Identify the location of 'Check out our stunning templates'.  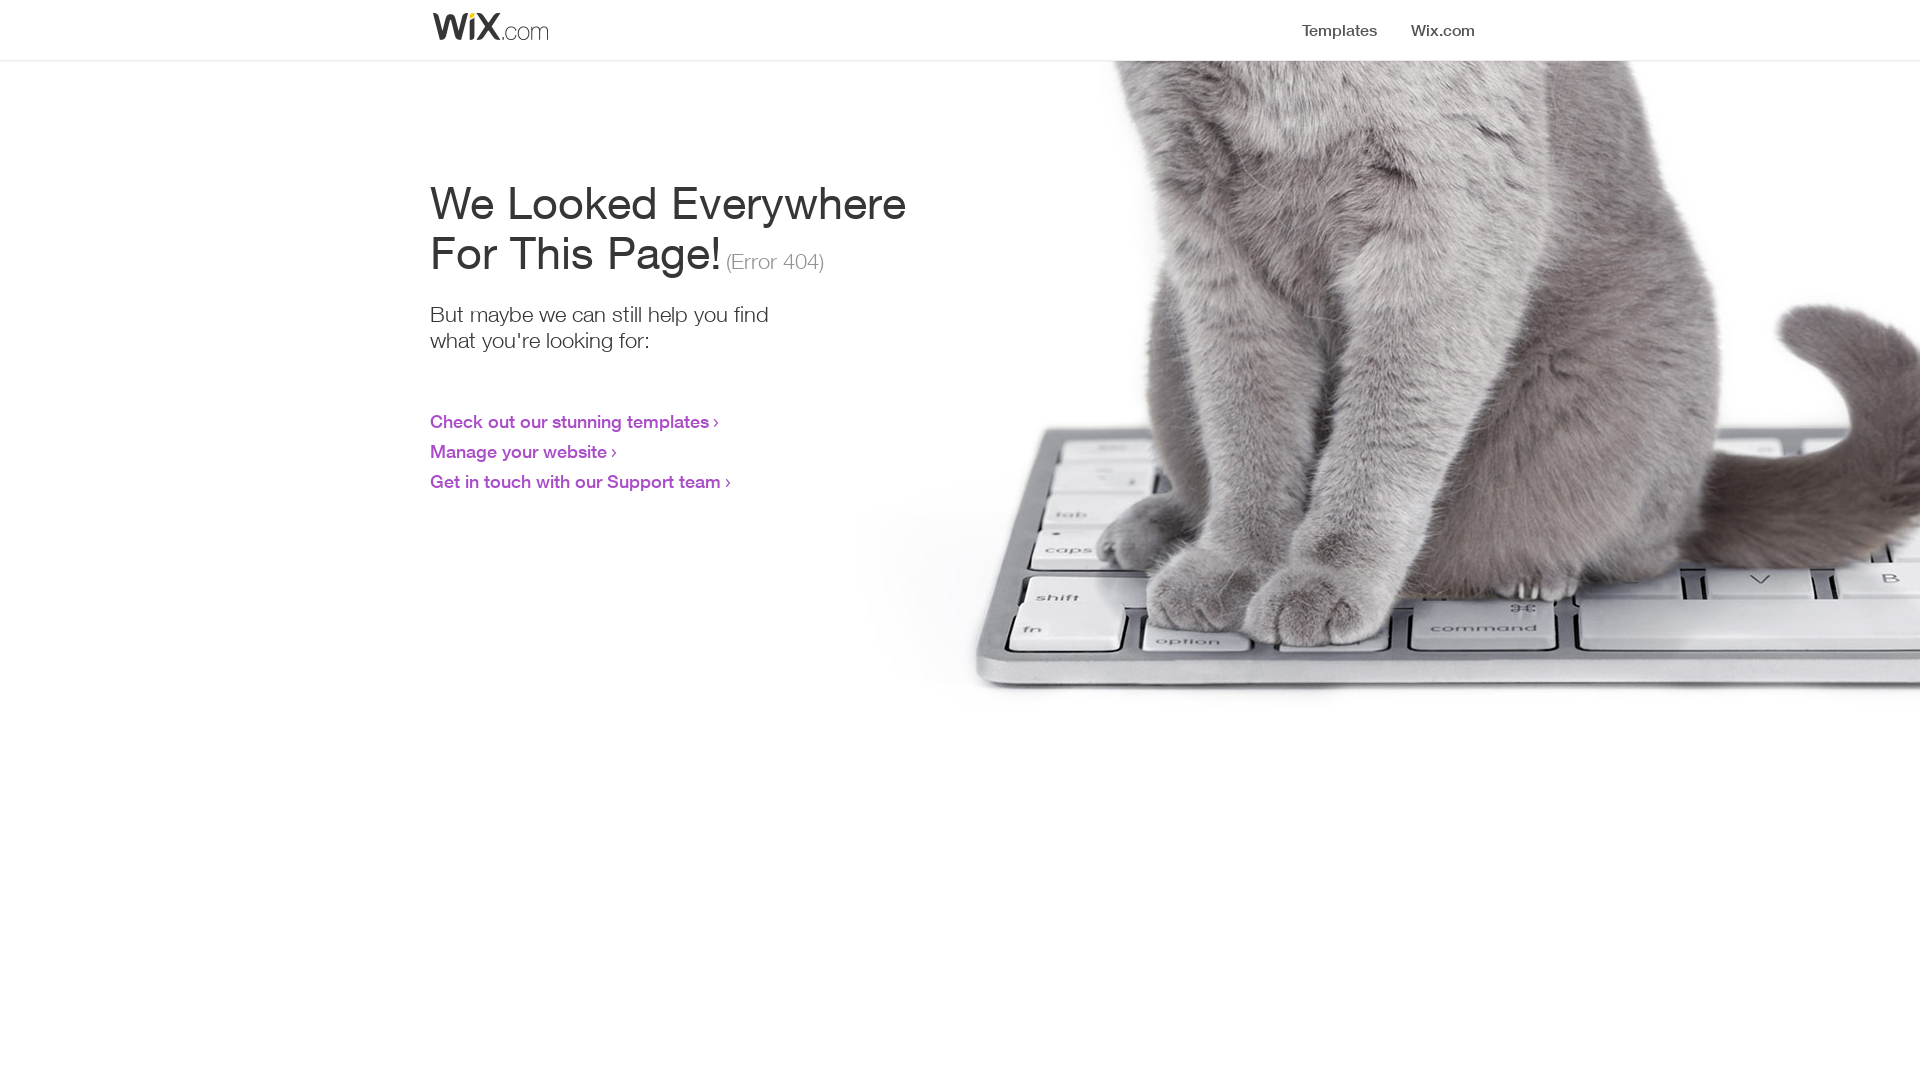
(568, 419).